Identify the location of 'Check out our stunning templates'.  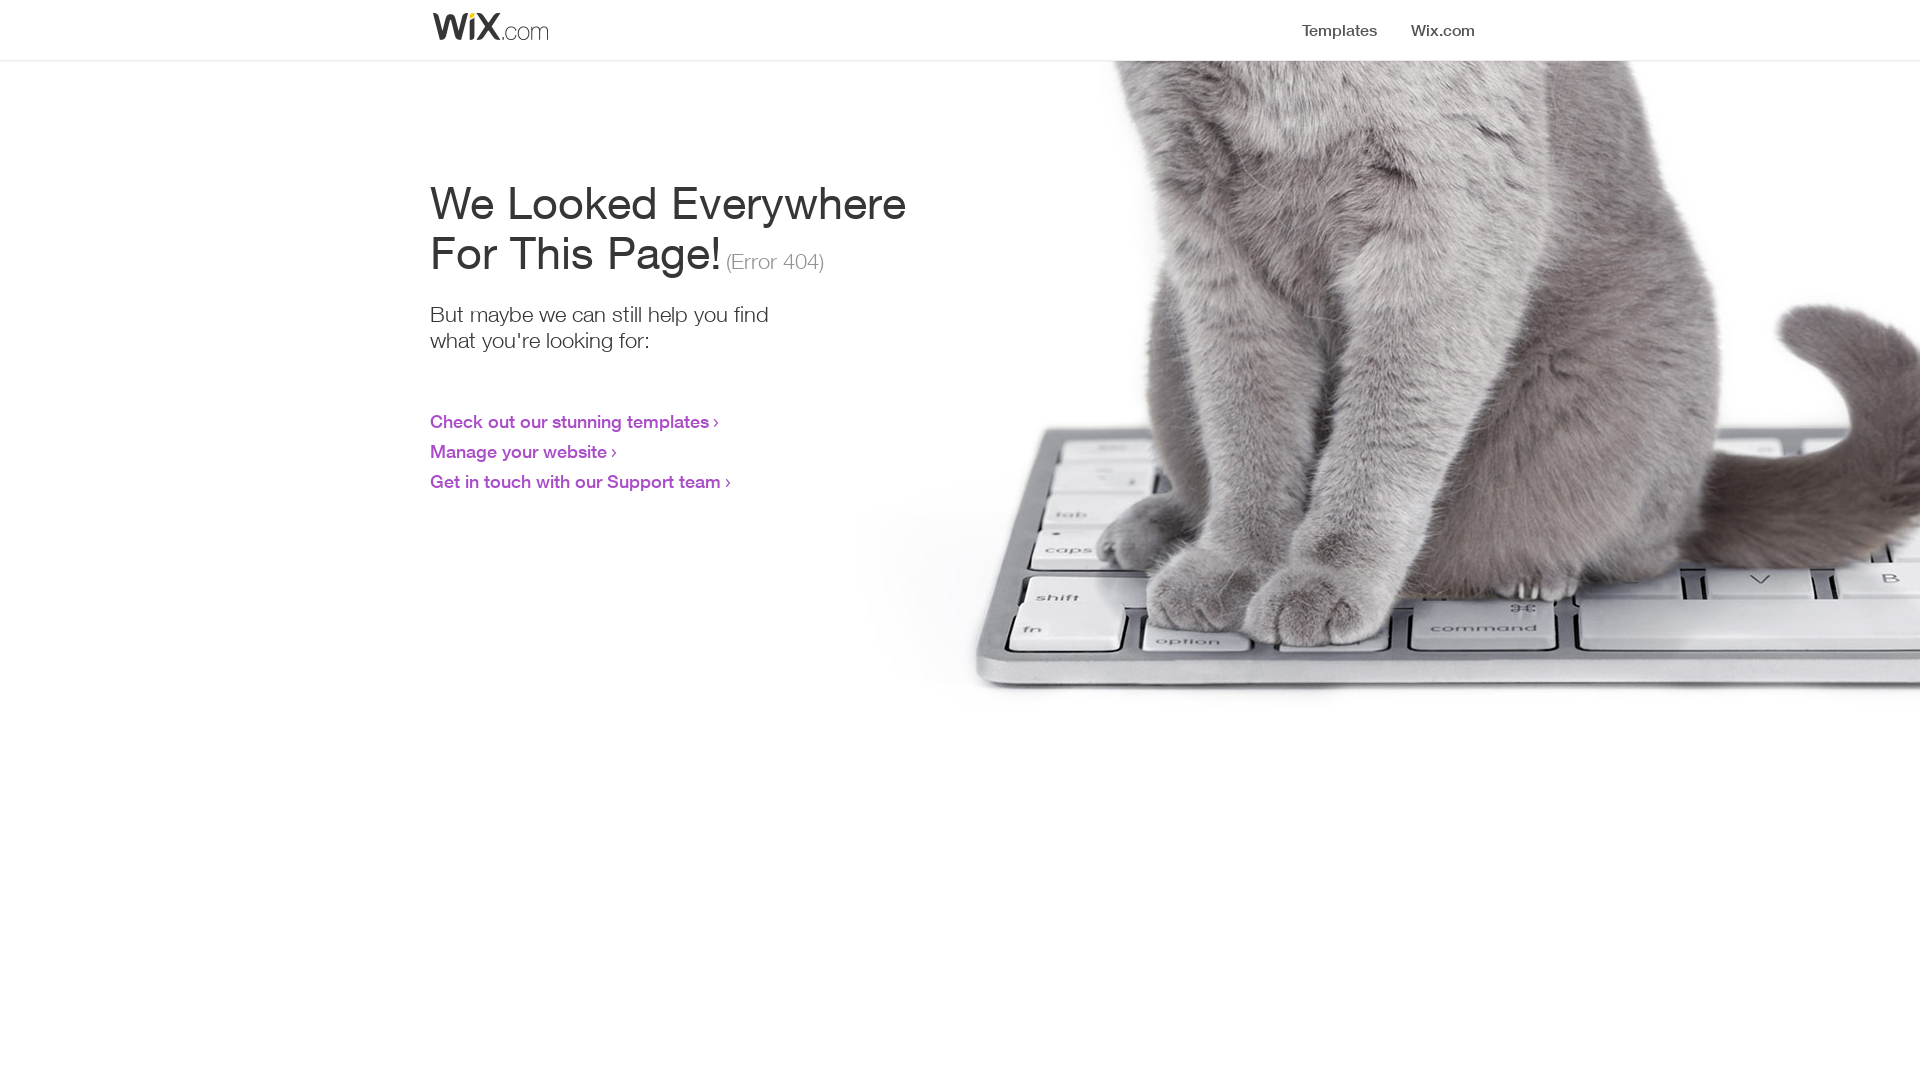
(568, 419).